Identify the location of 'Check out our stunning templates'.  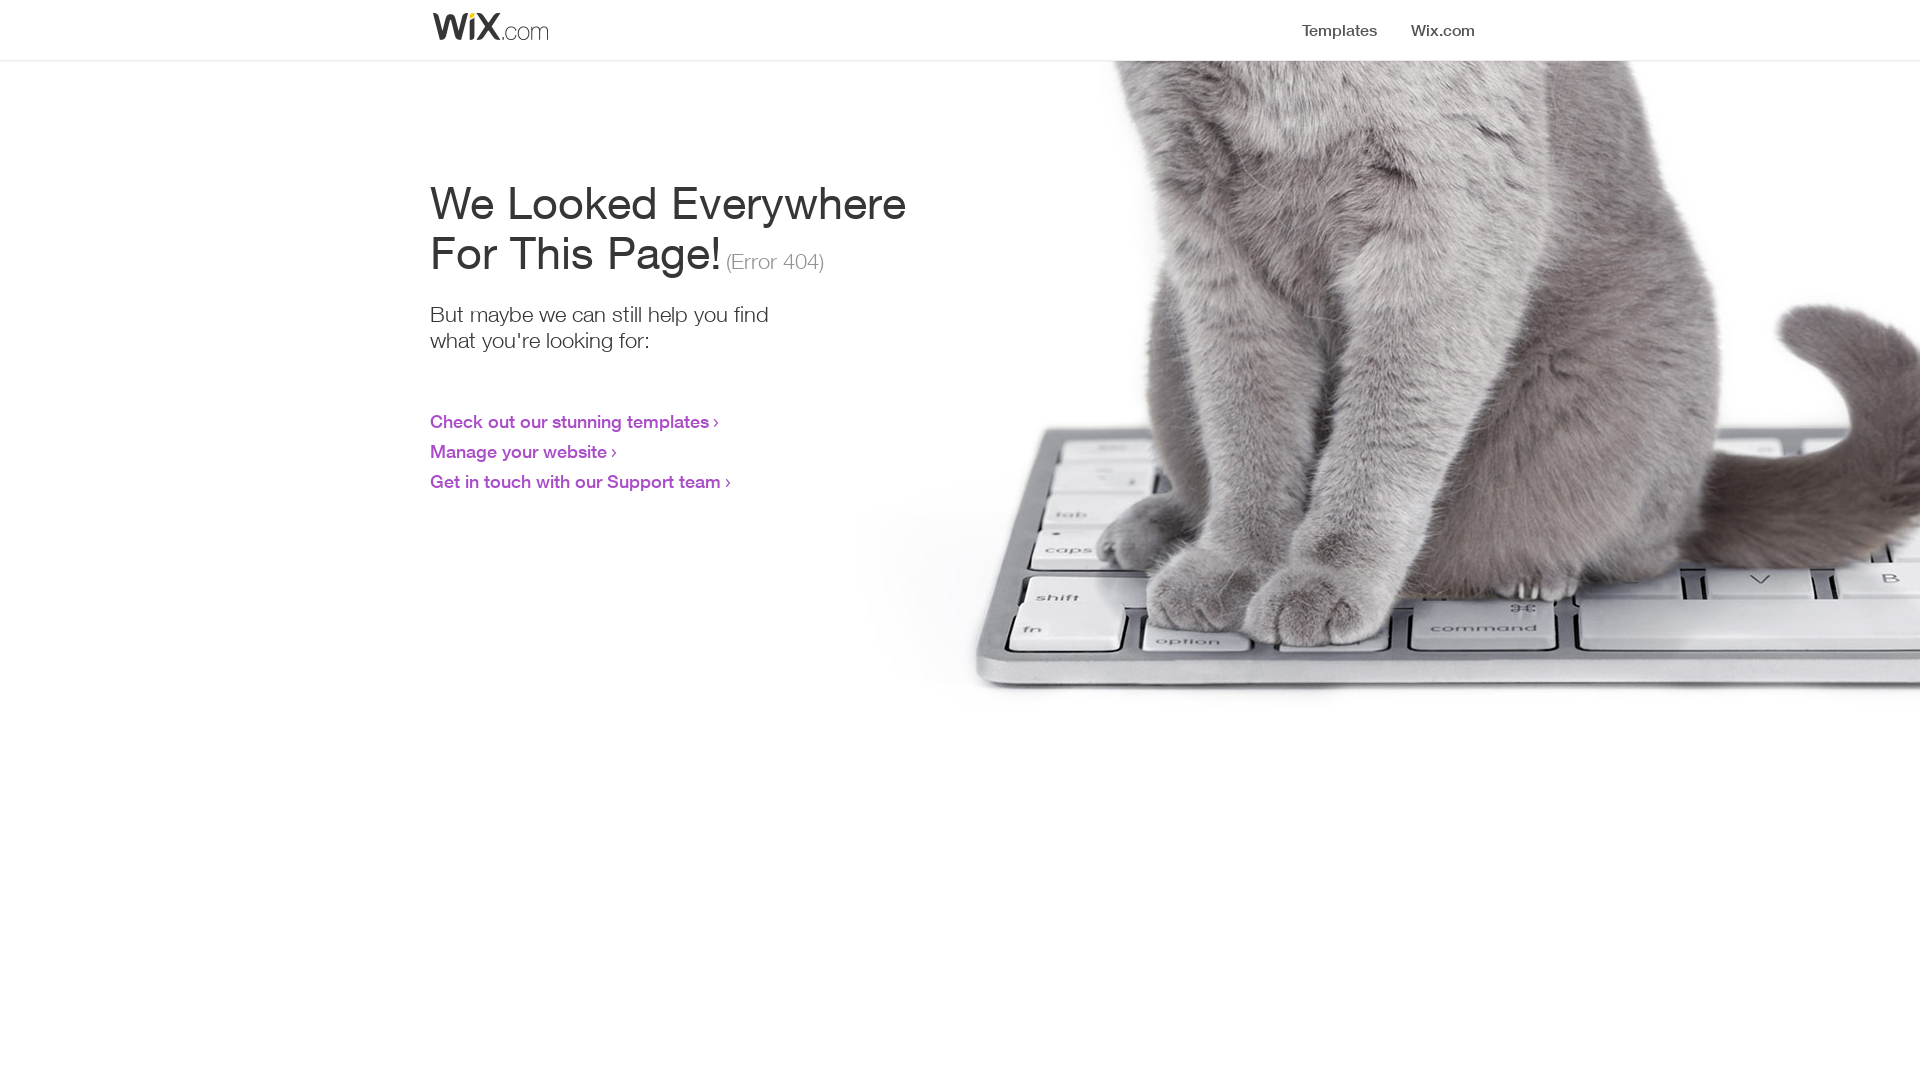
(568, 419).